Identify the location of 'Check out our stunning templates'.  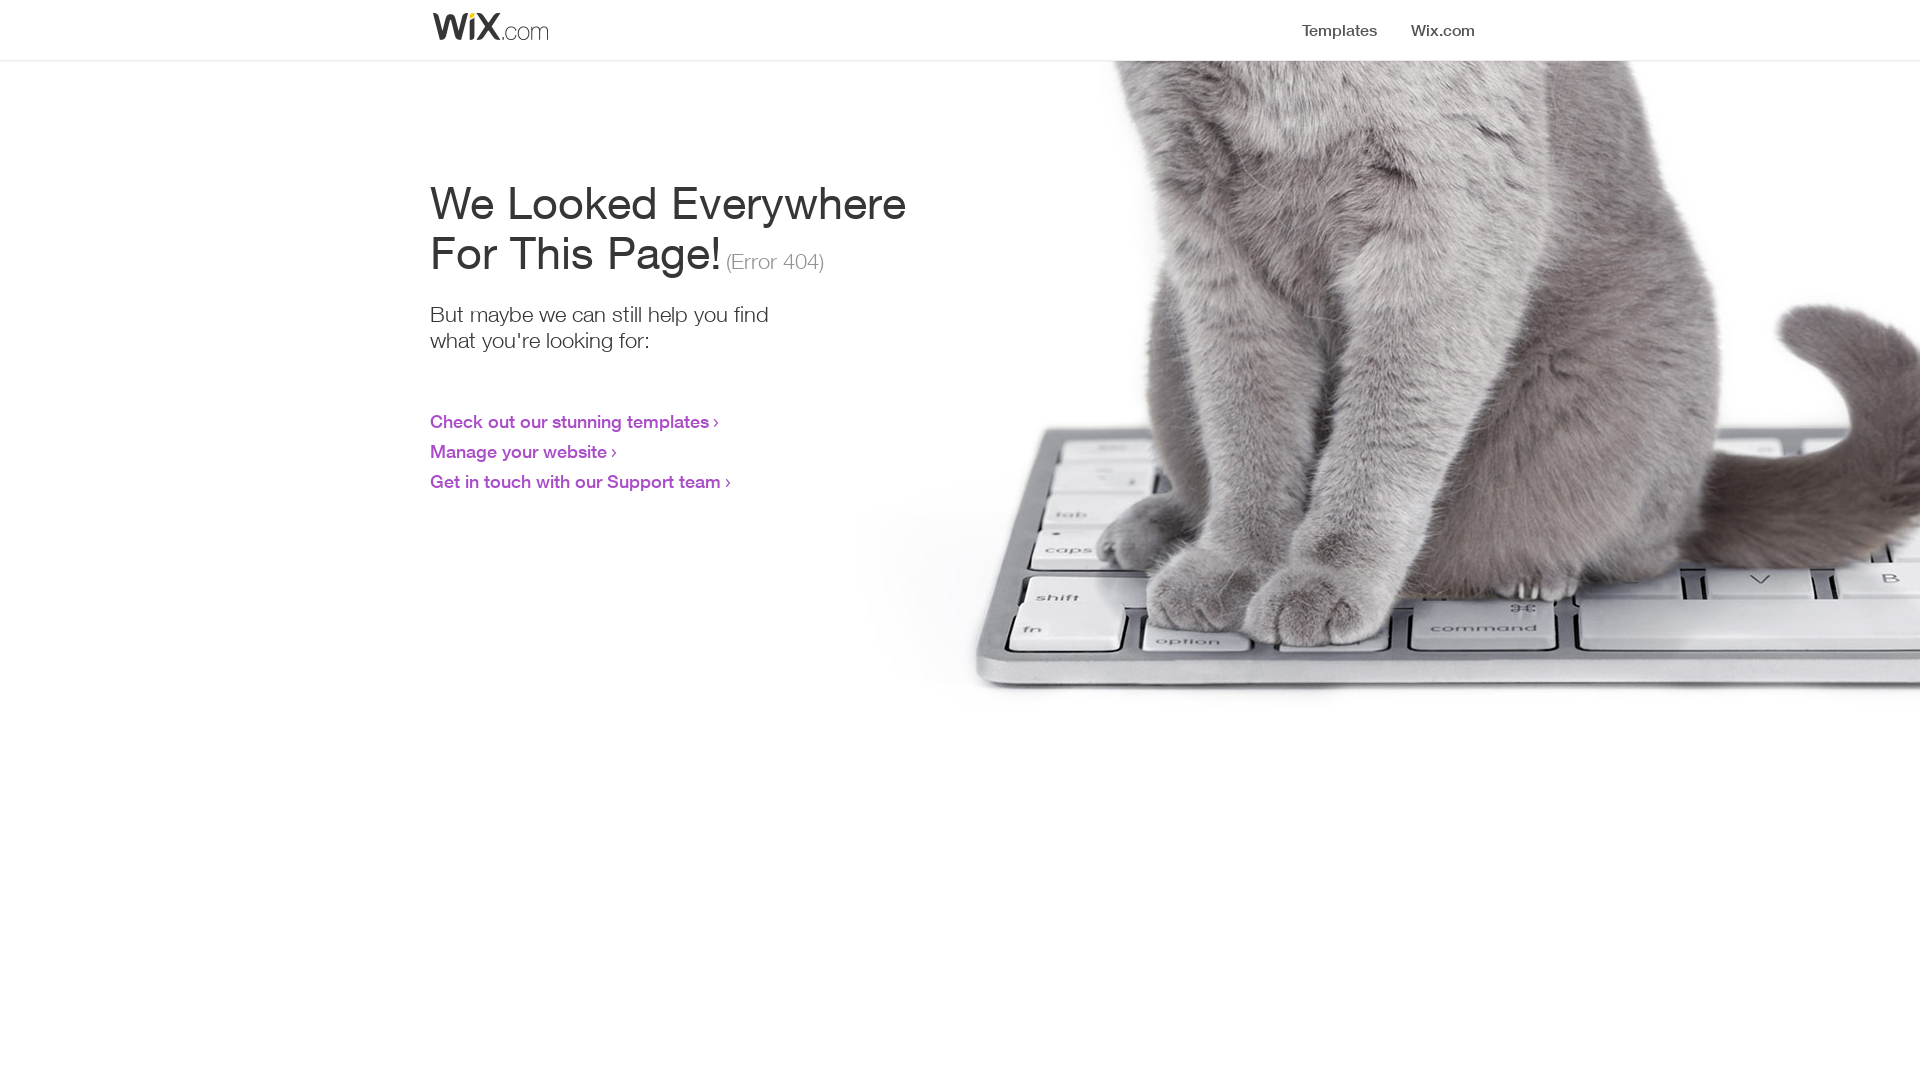
(568, 419).